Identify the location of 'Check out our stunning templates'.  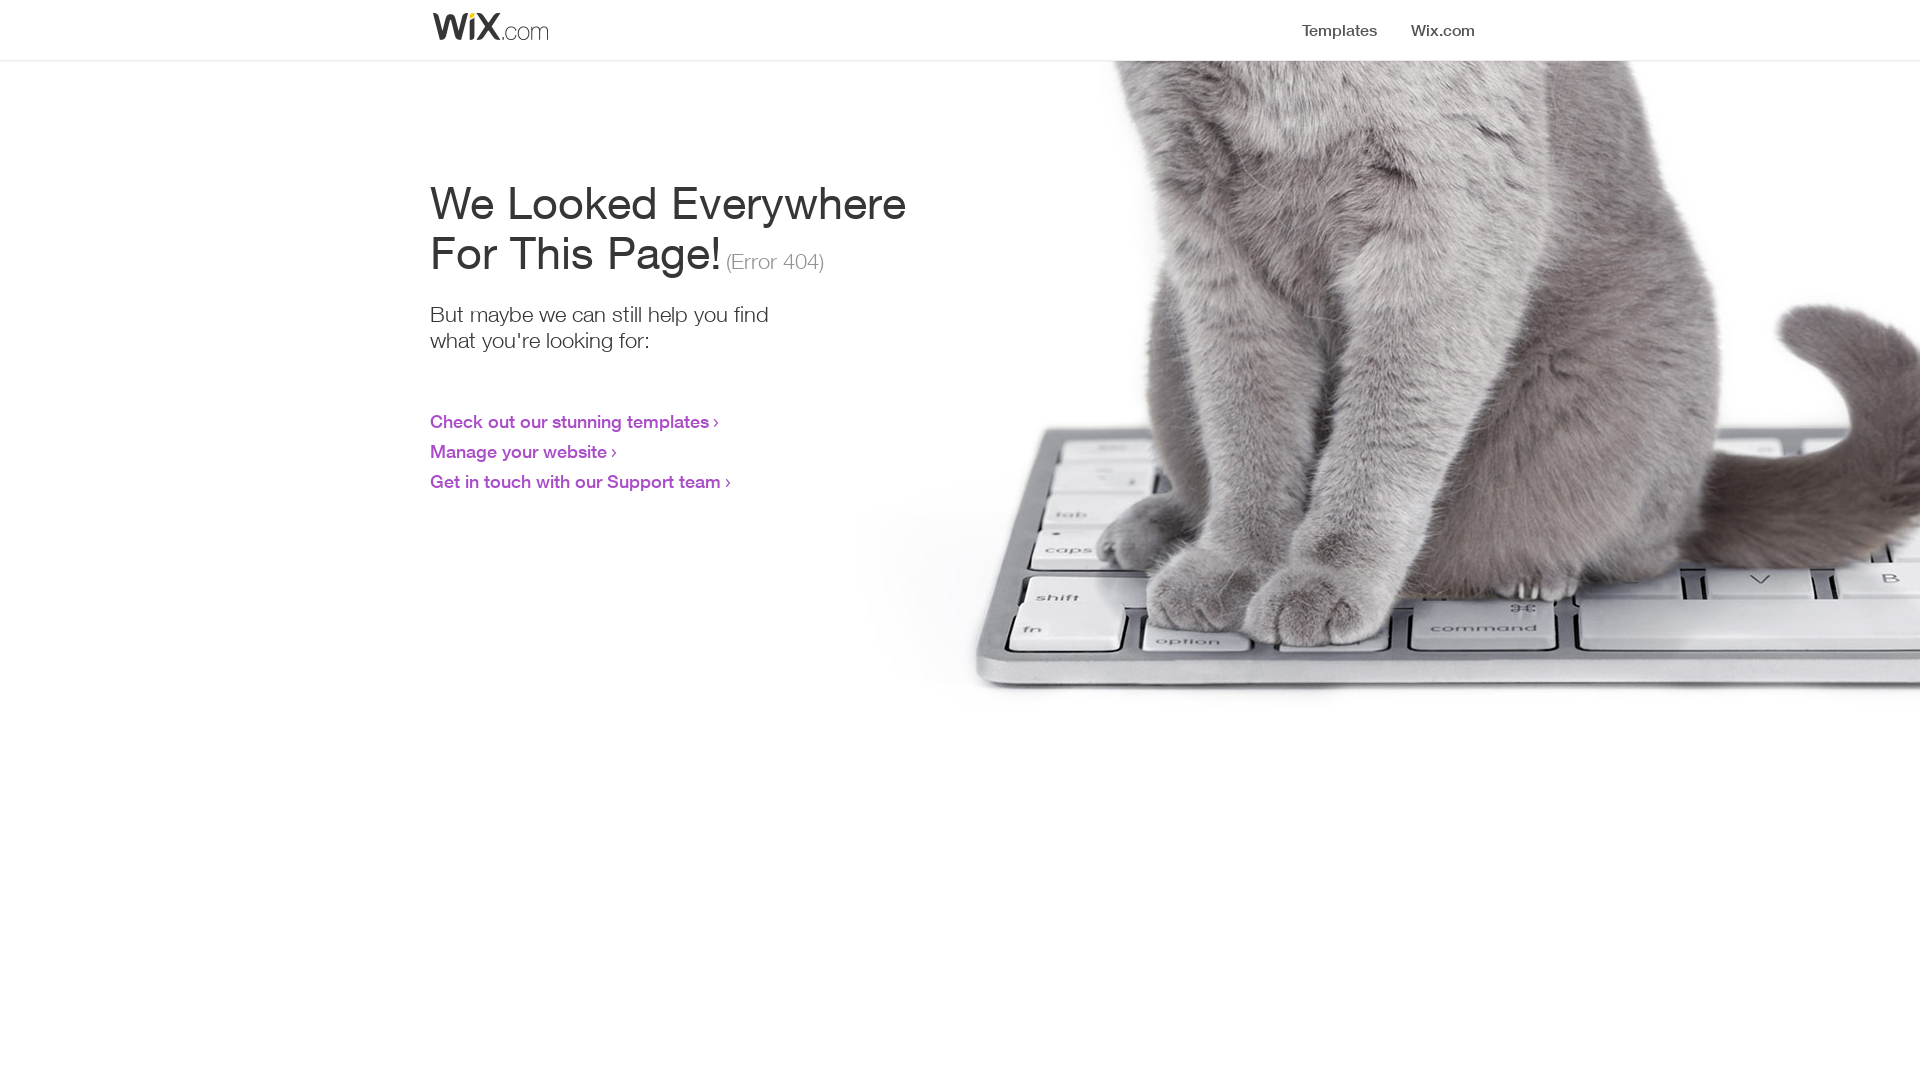
(568, 419).